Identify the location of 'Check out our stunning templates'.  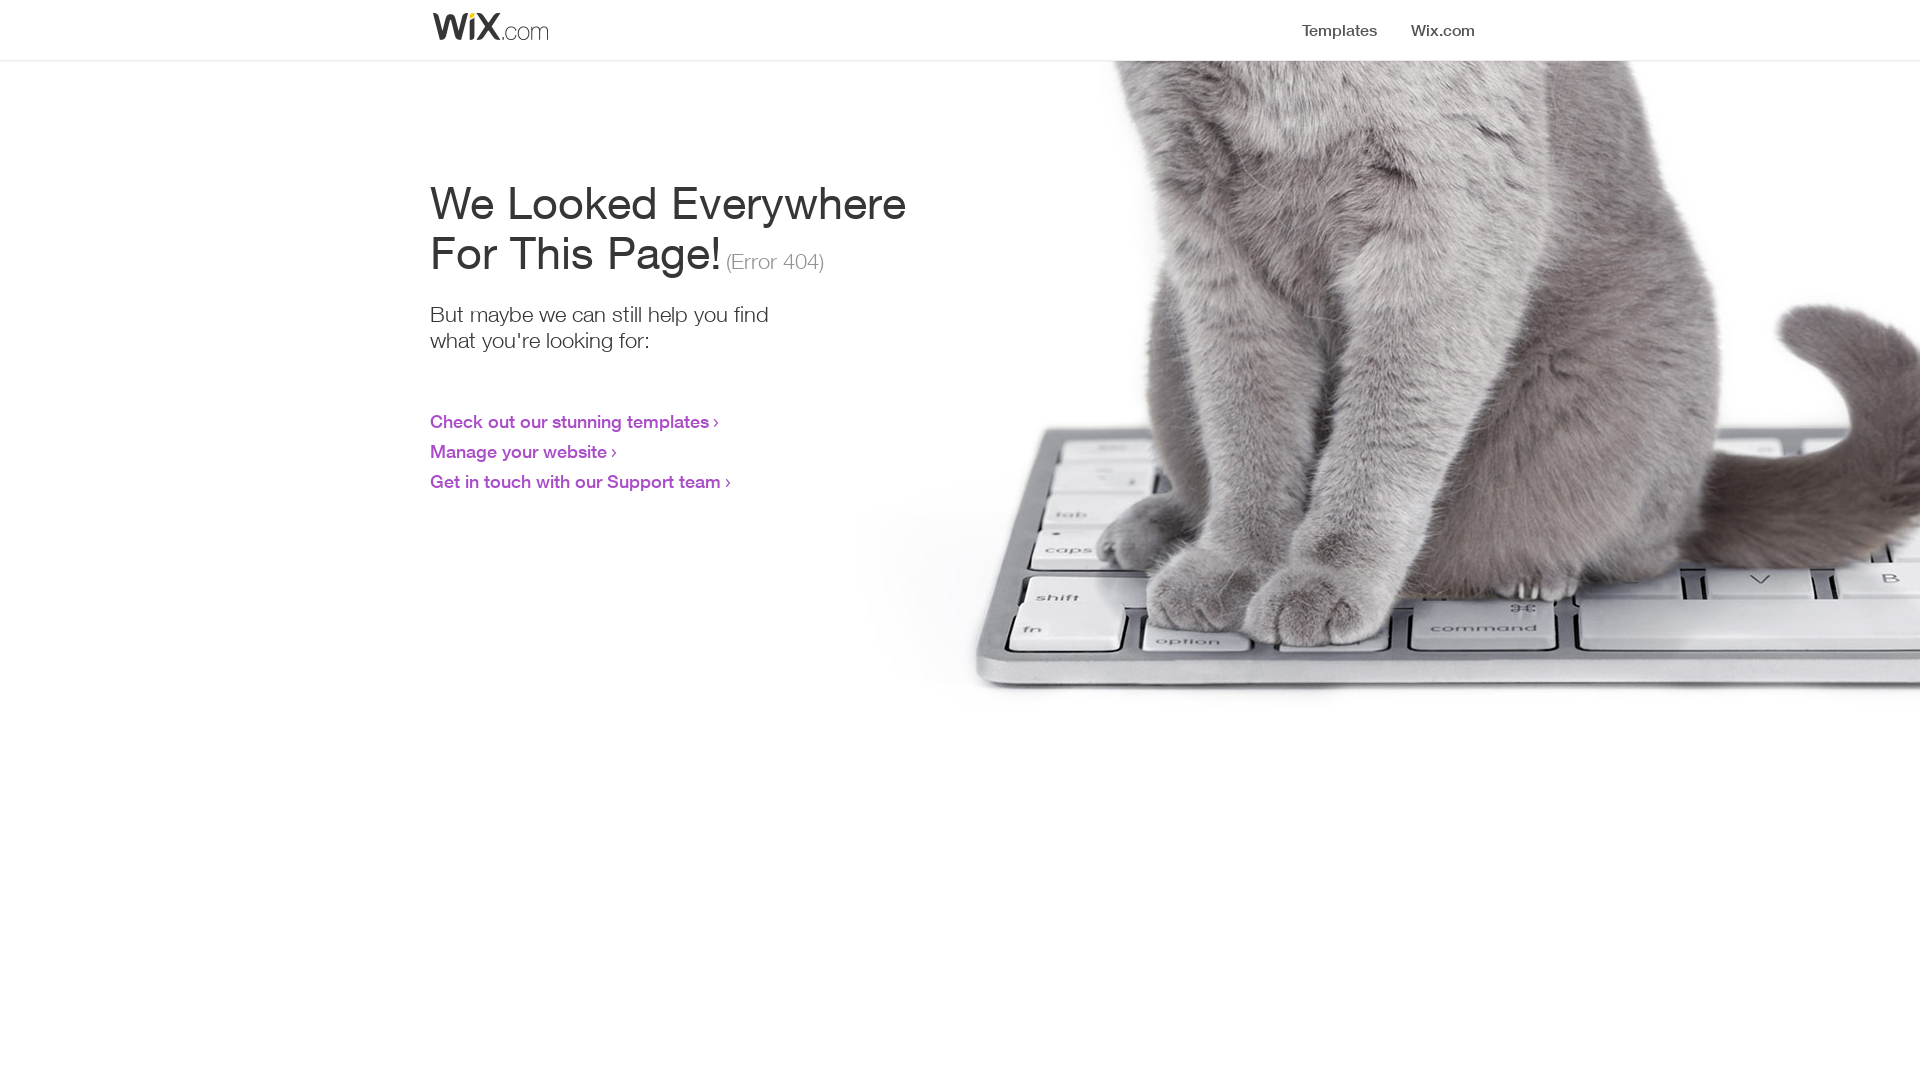
(568, 419).